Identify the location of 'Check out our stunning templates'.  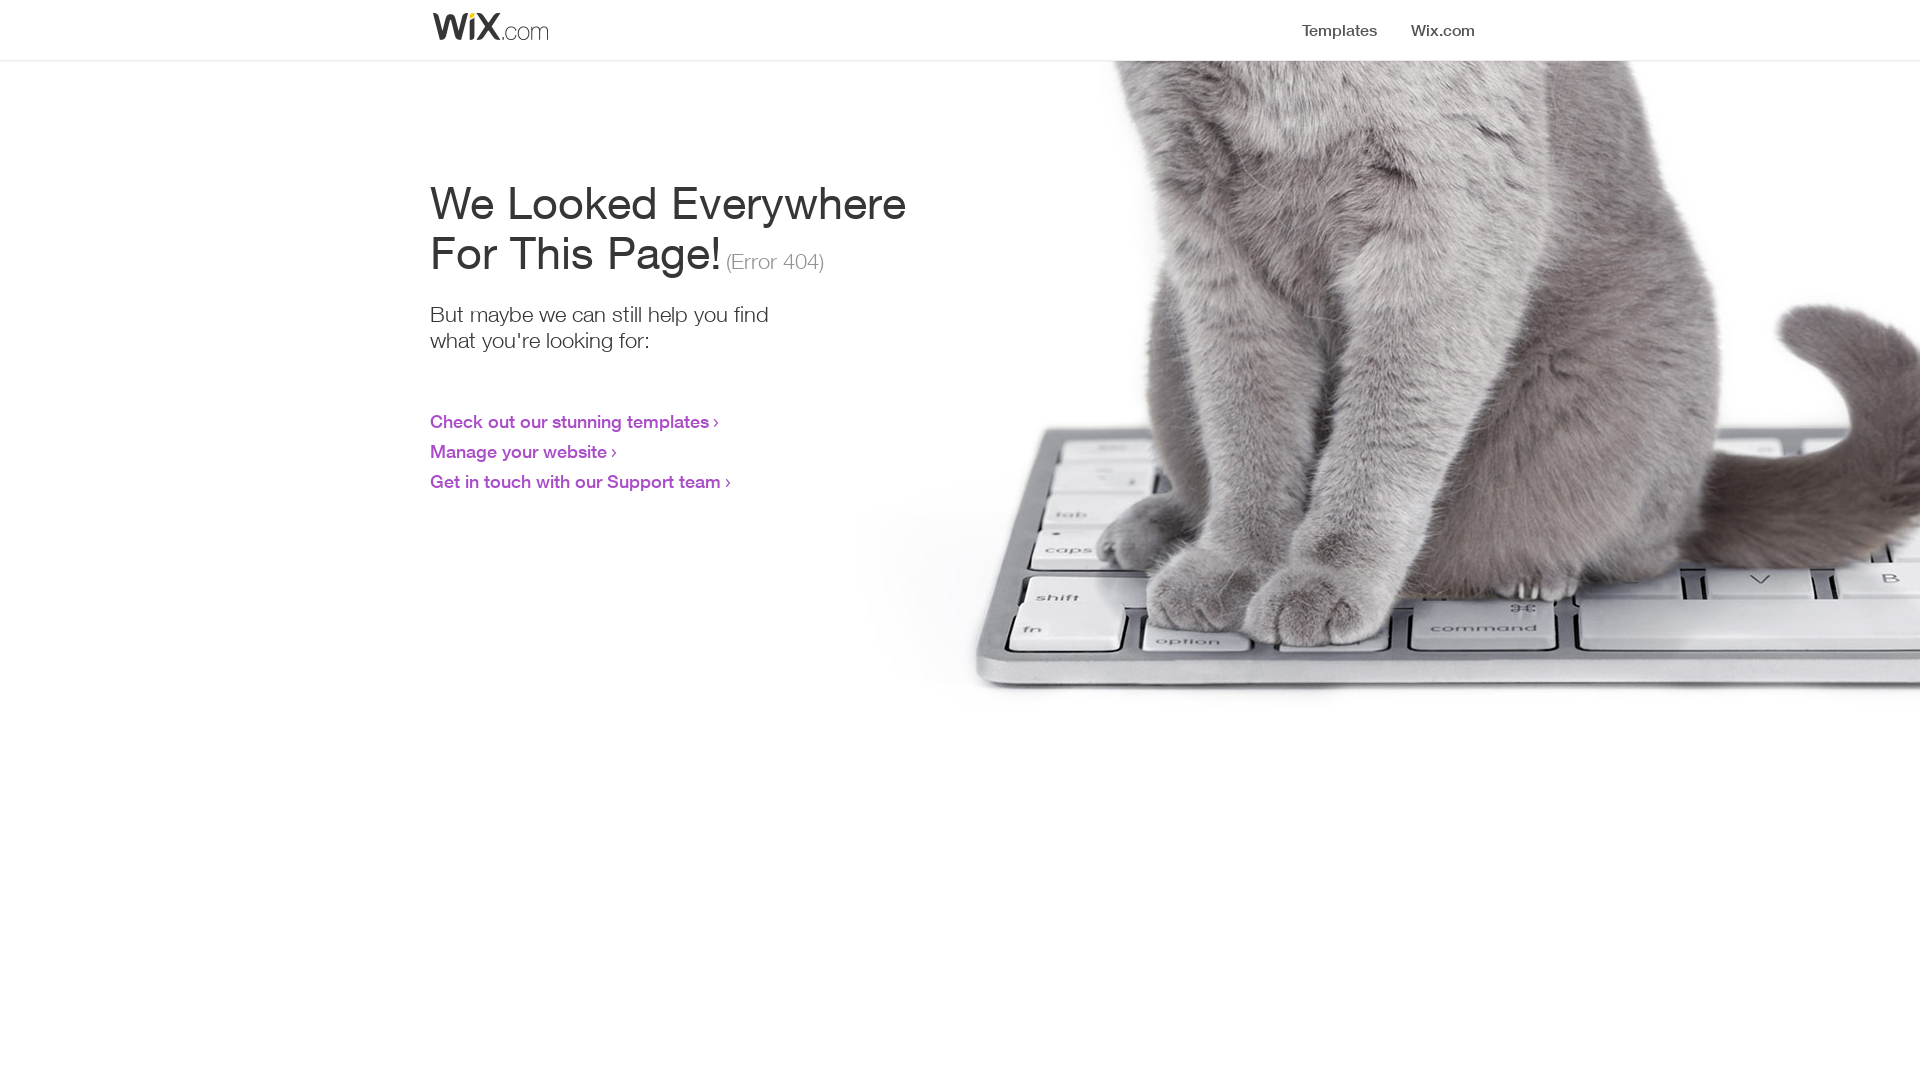
(568, 419).